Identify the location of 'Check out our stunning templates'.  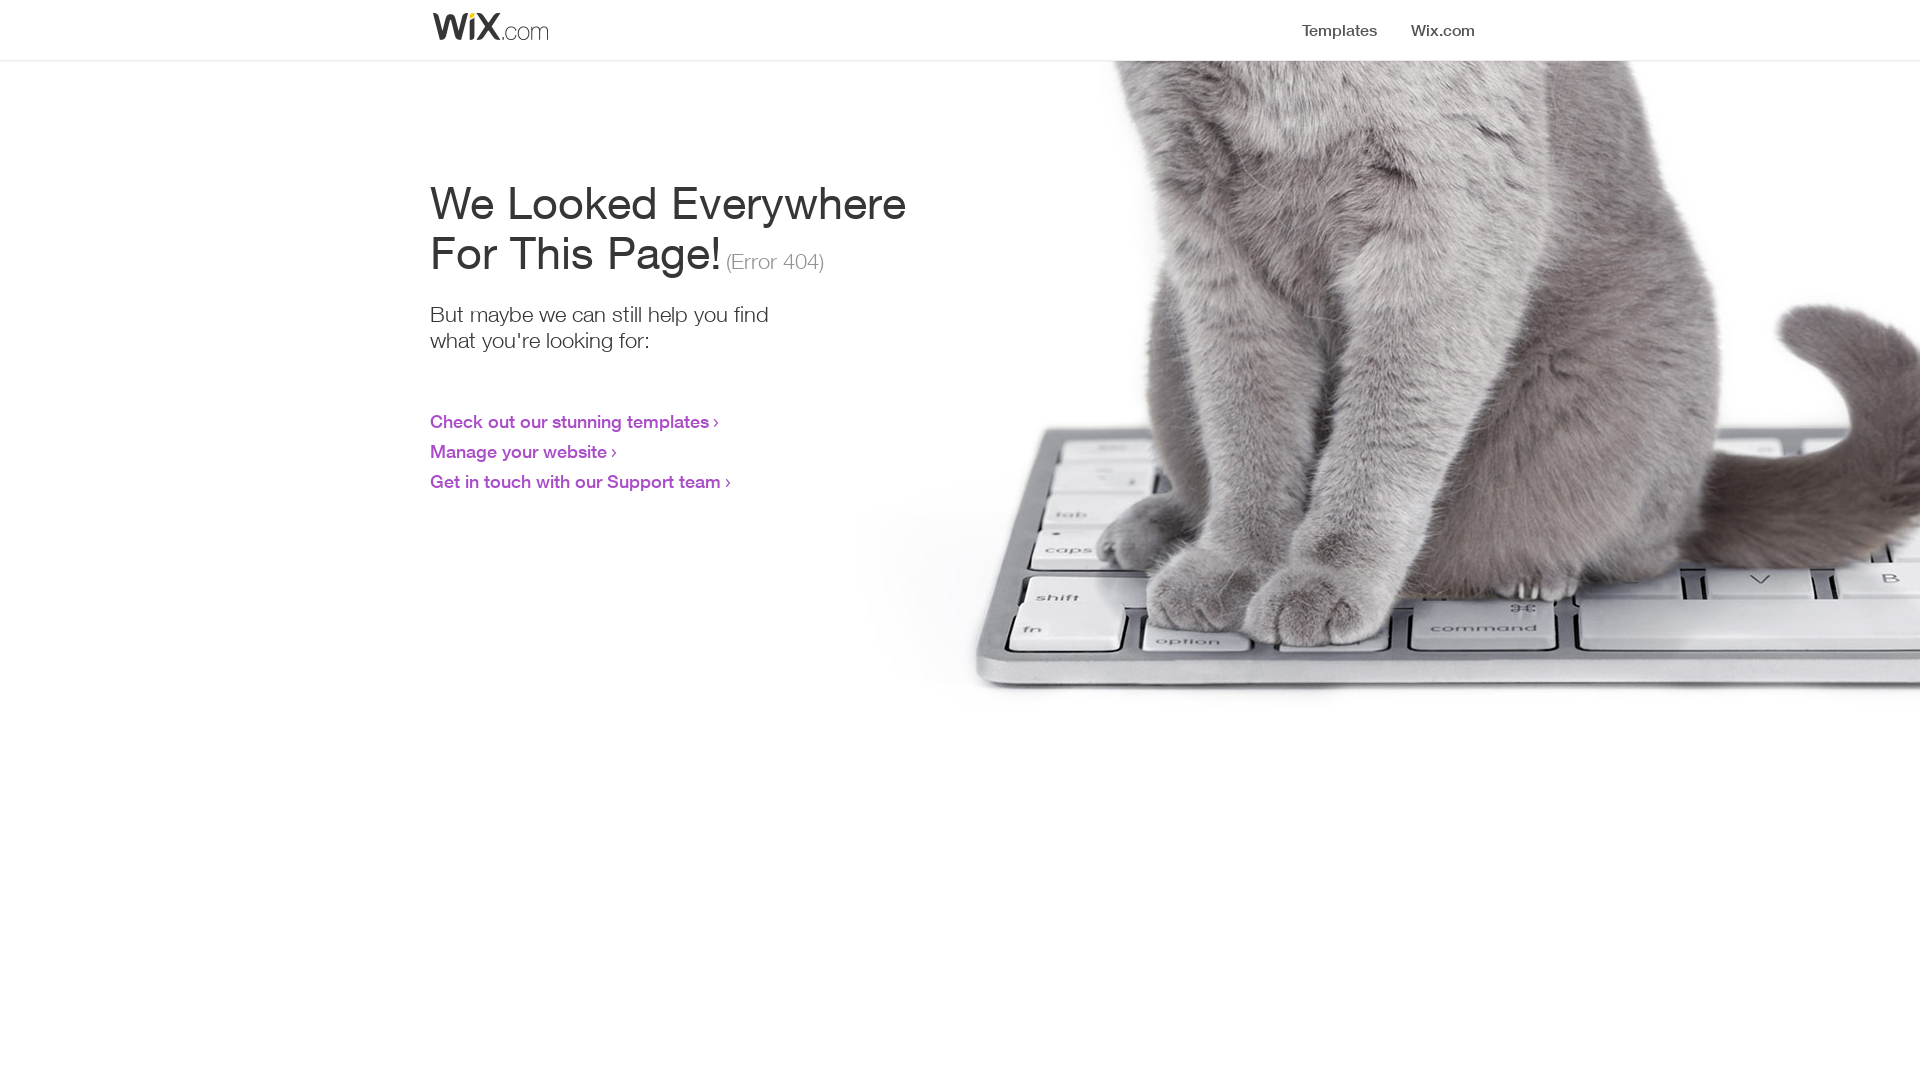
(568, 419).